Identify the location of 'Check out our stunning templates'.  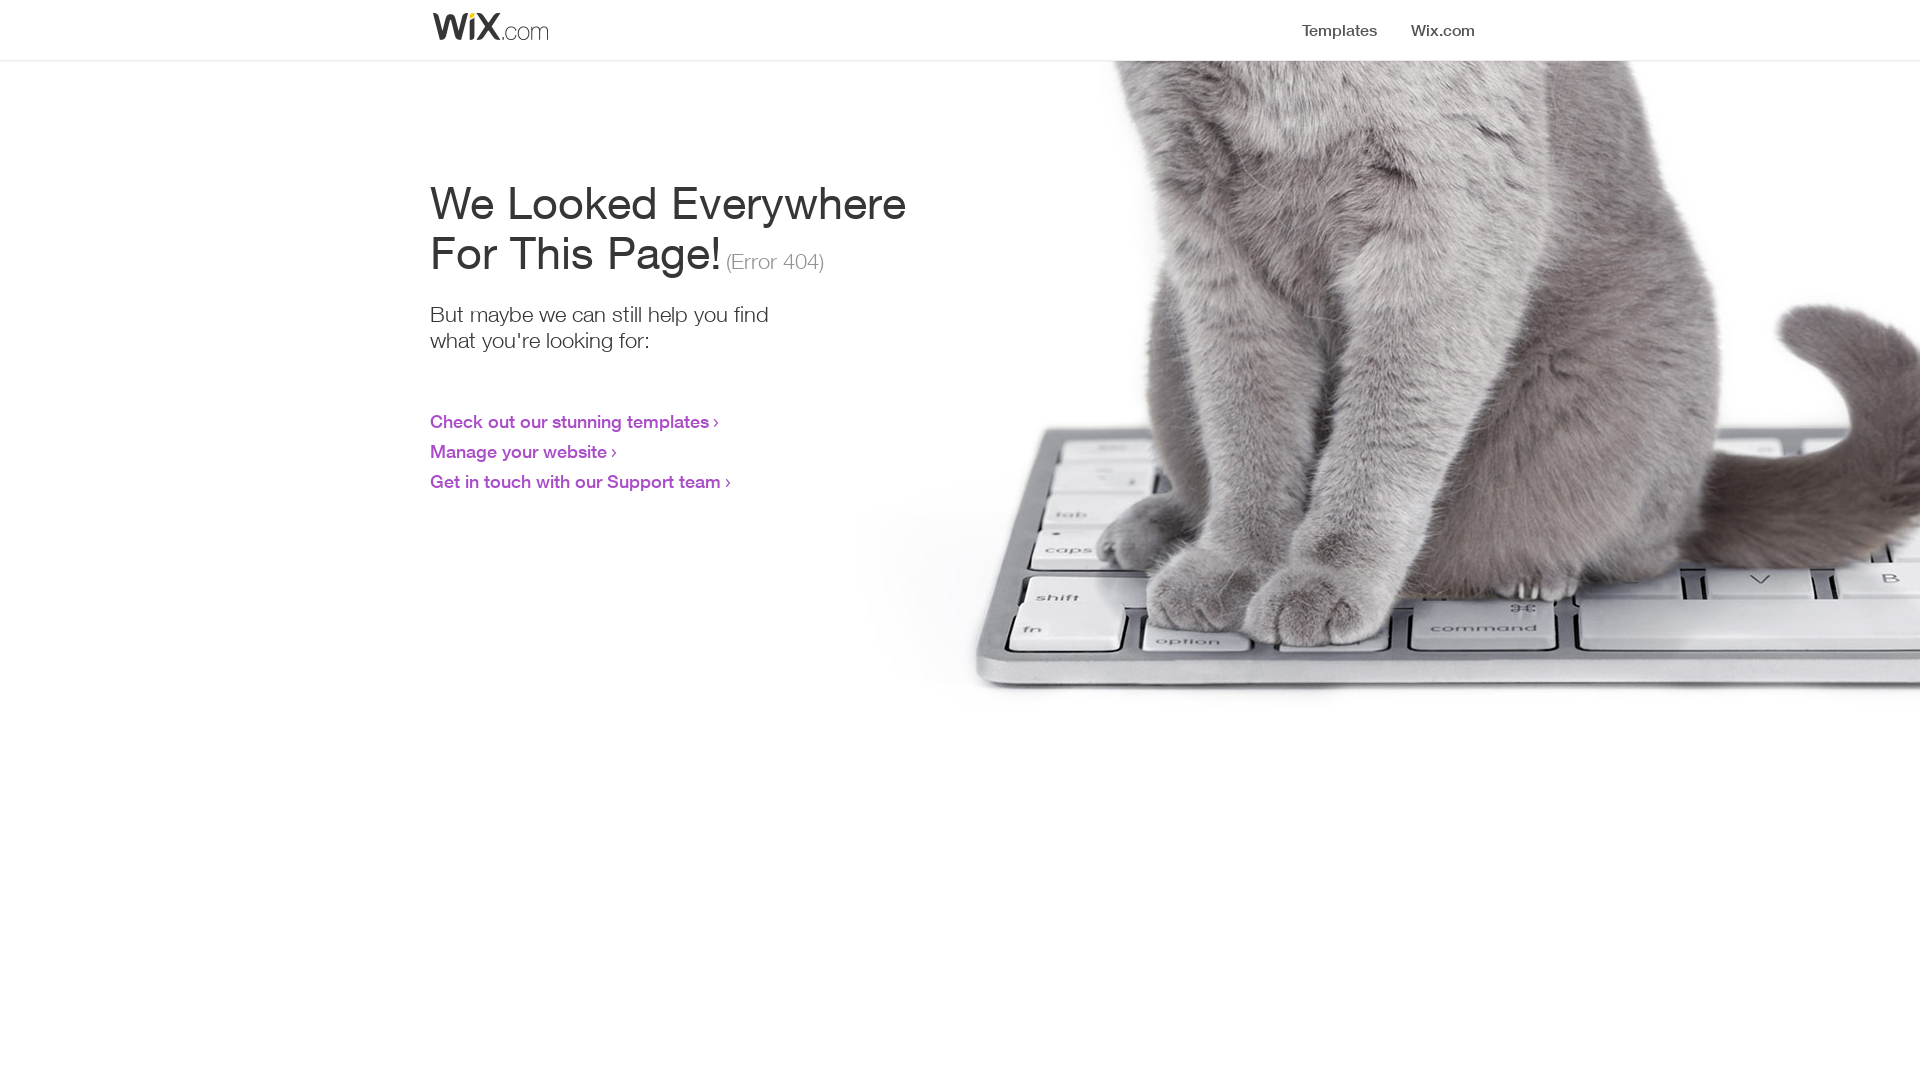
(568, 419).